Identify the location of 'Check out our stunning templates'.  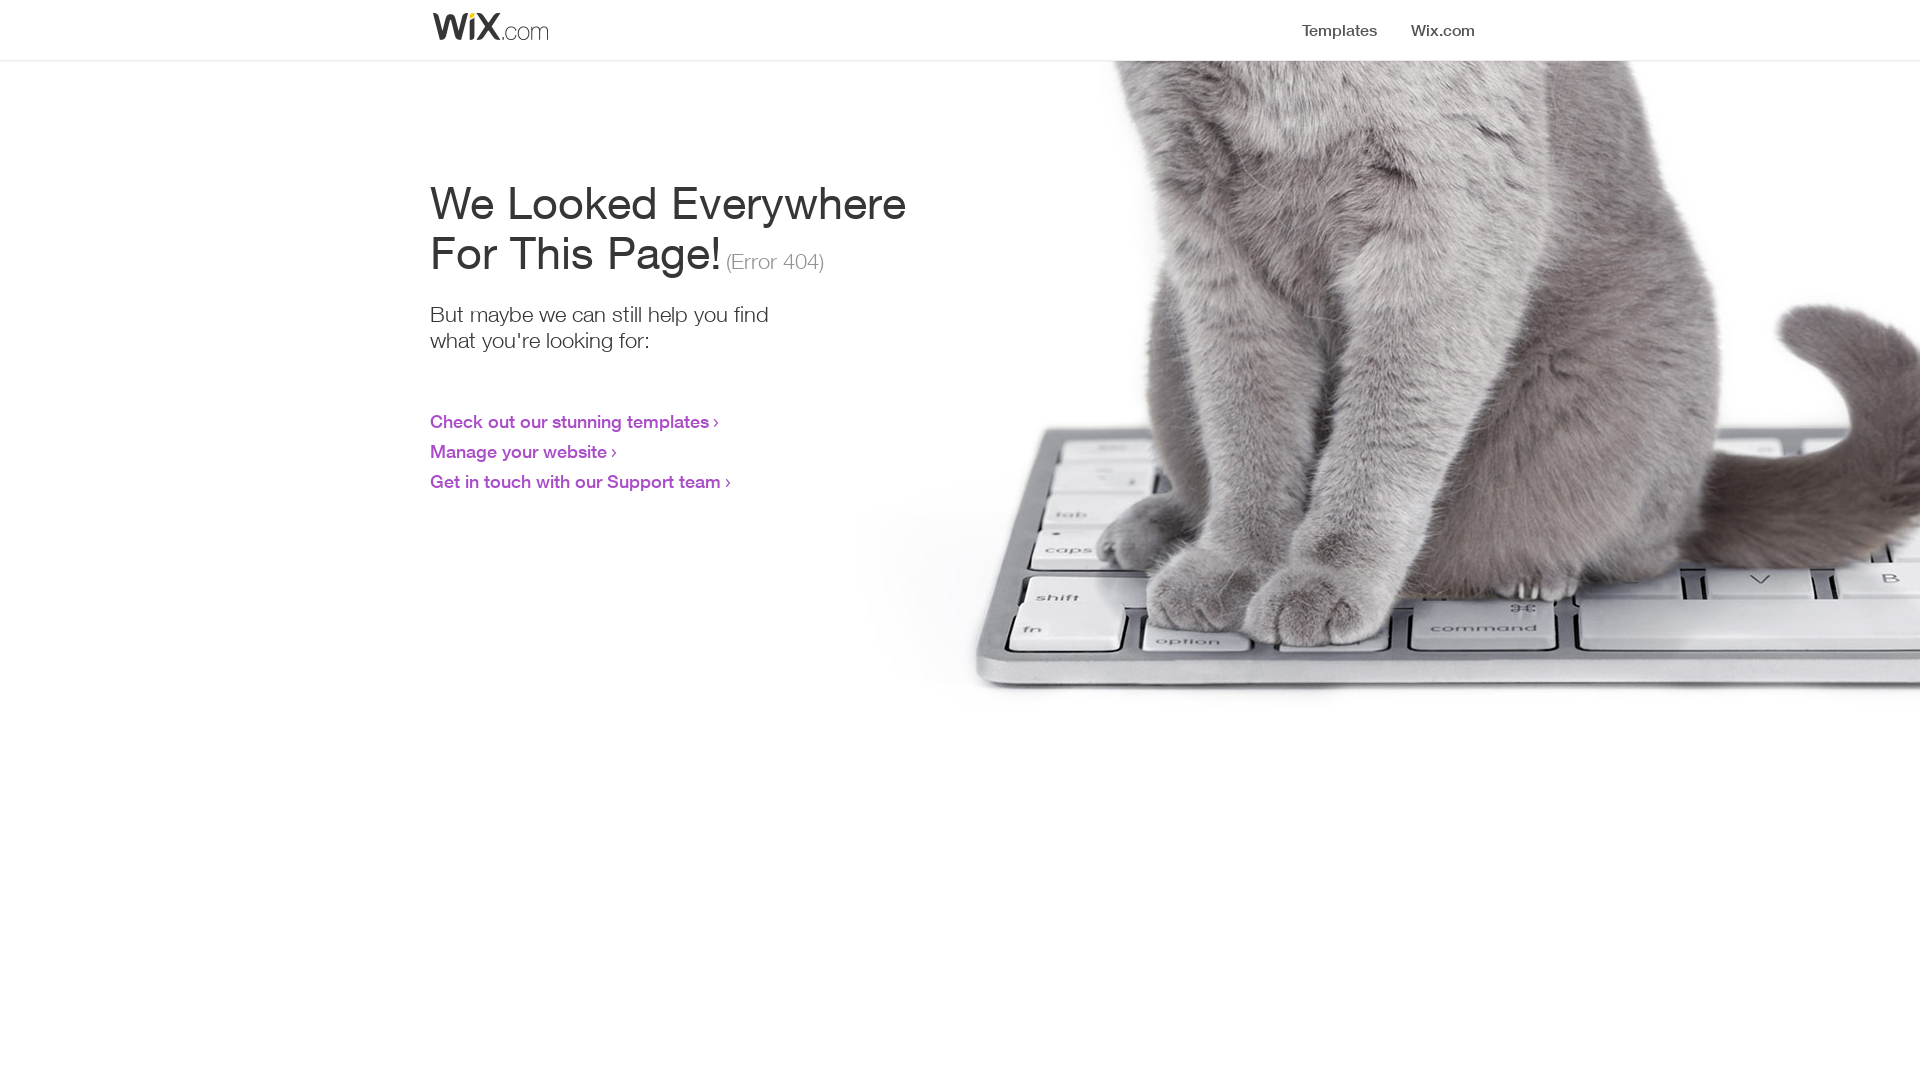
(568, 419).